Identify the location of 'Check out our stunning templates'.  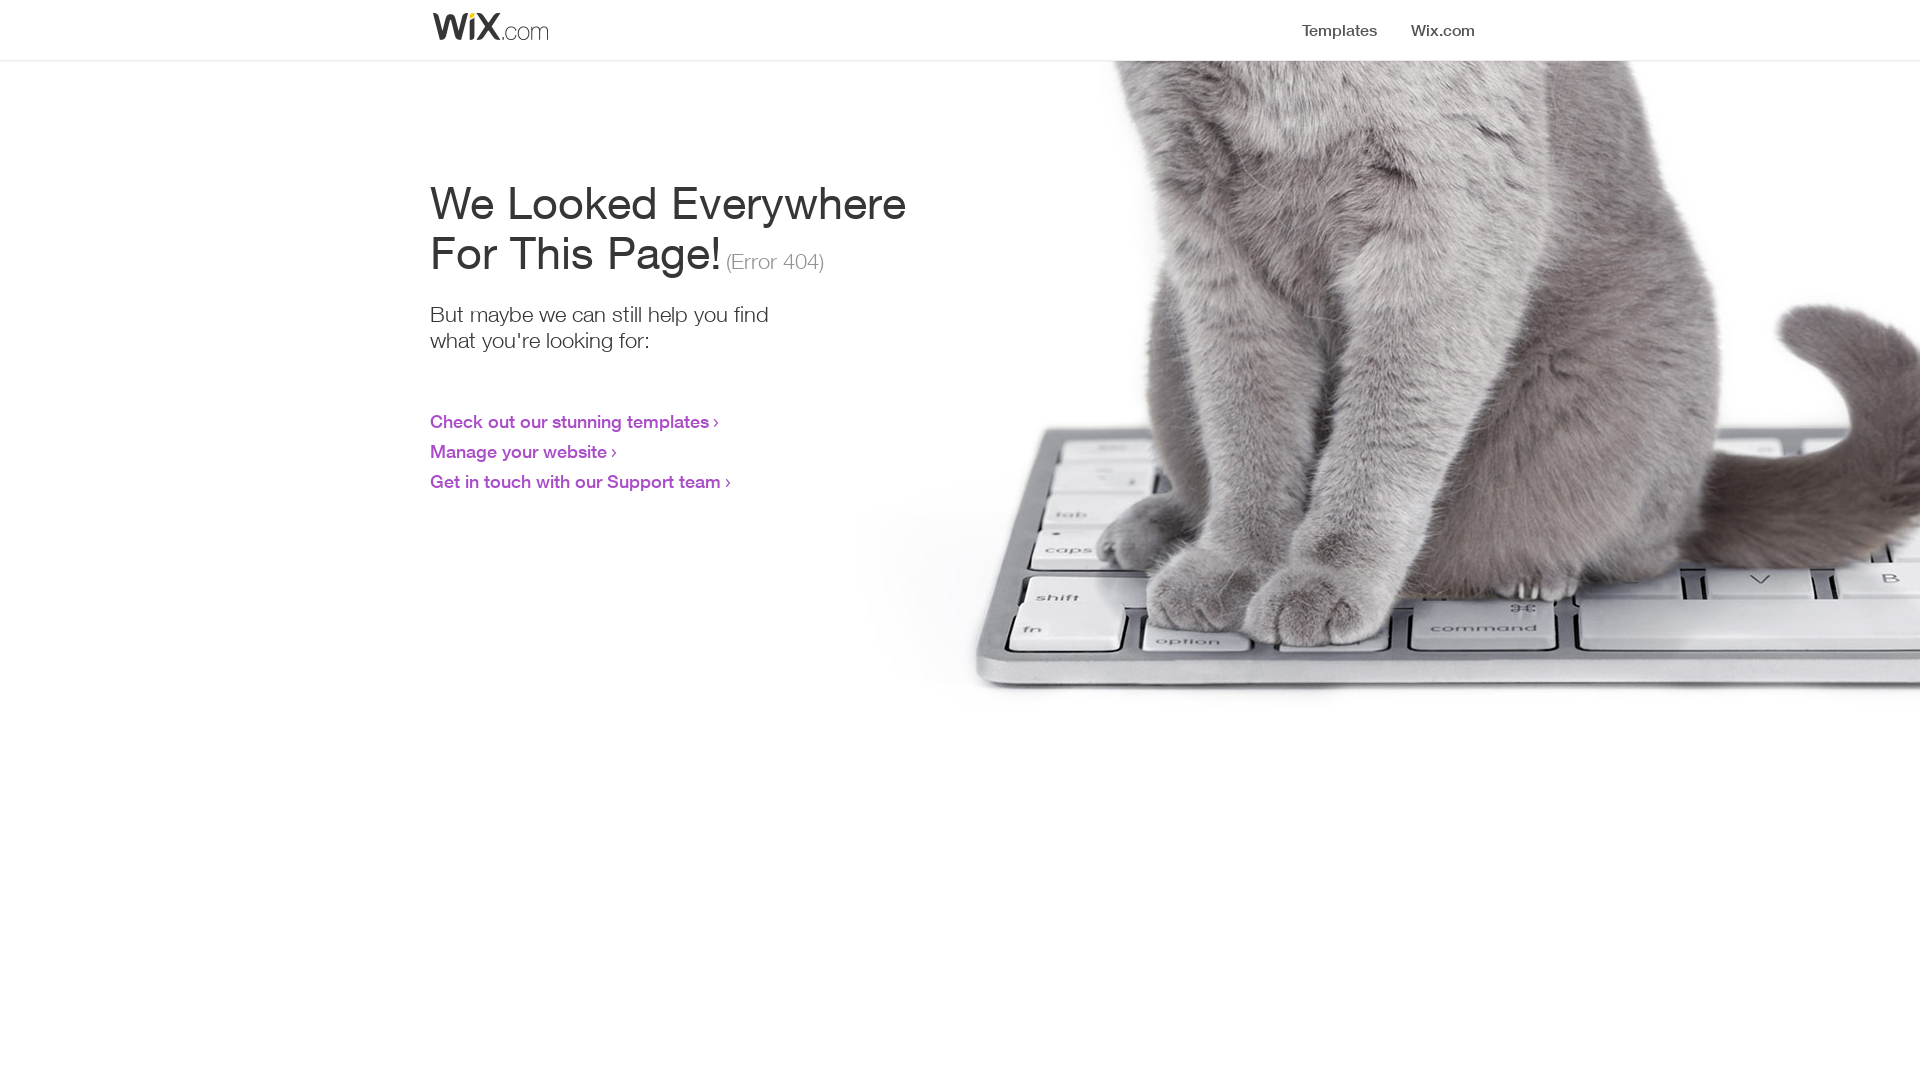
(568, 419).